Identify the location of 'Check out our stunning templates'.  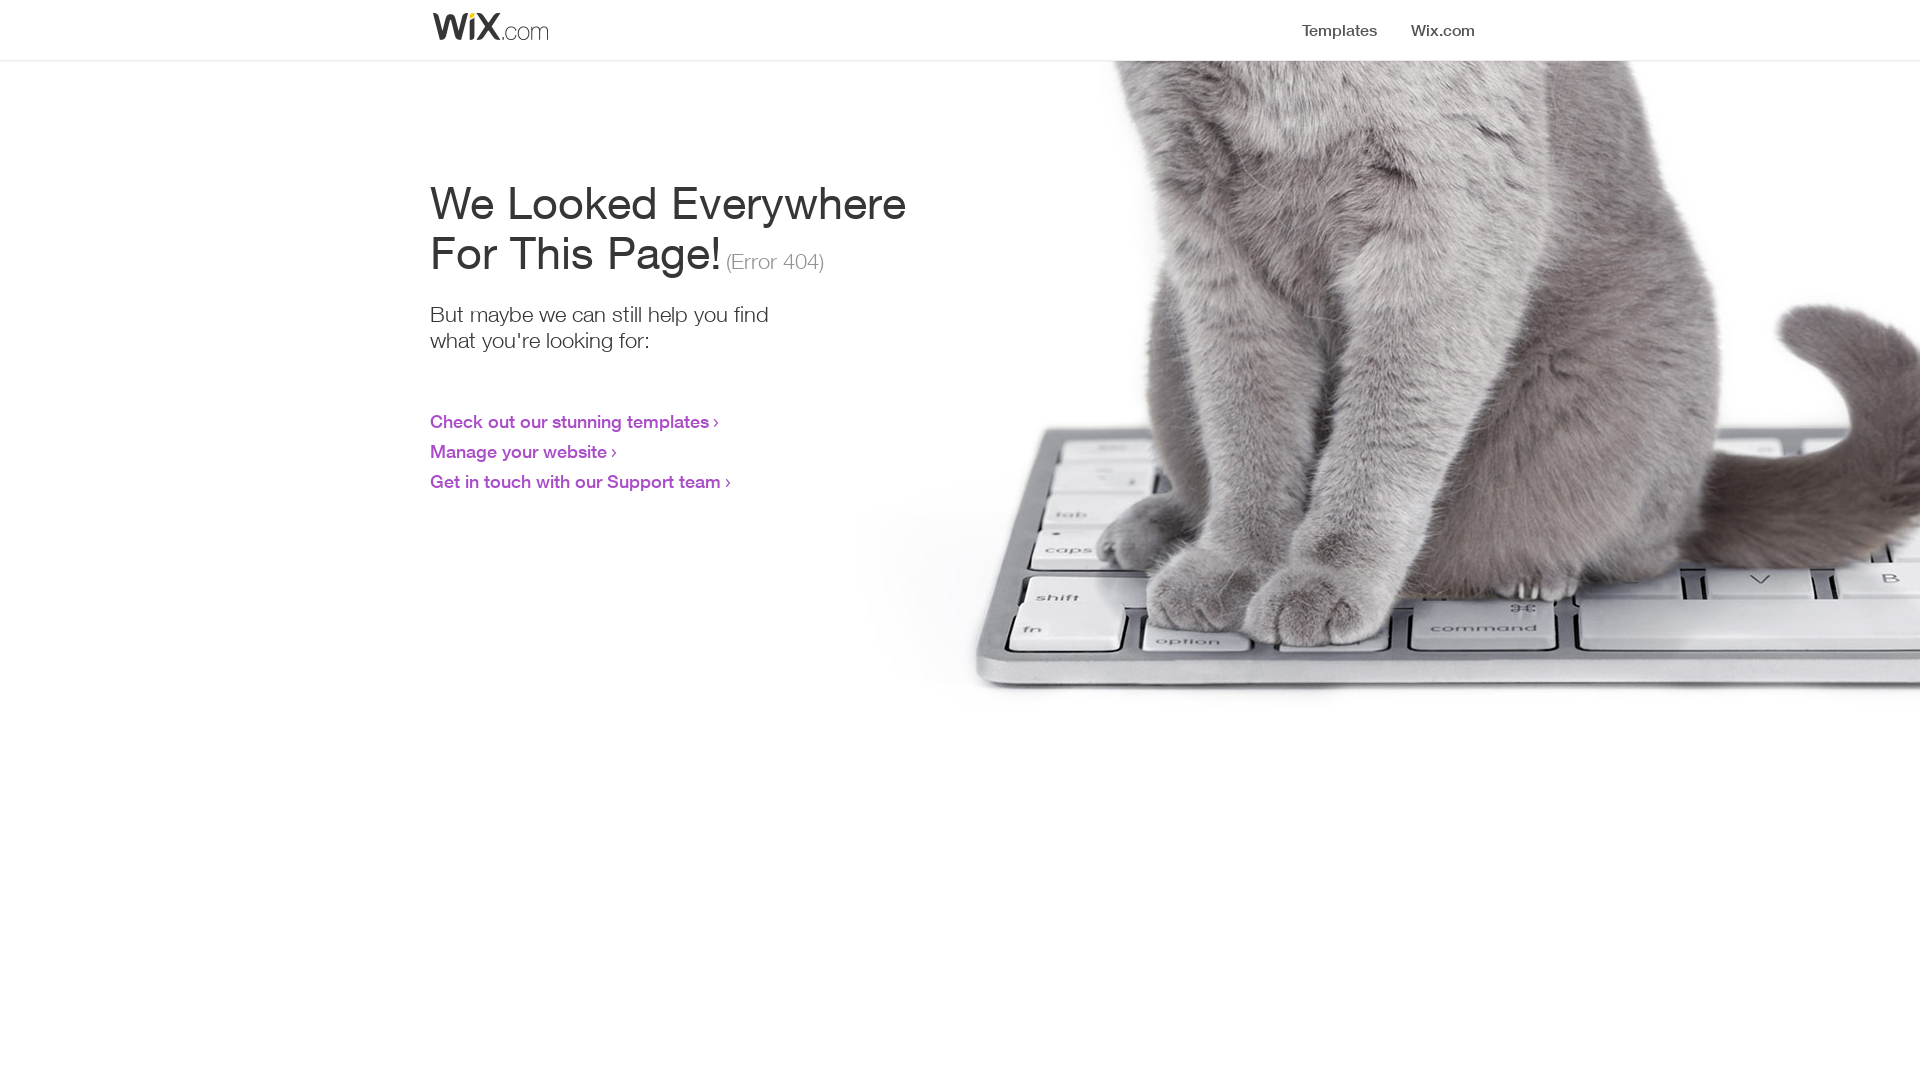
(568, 419).